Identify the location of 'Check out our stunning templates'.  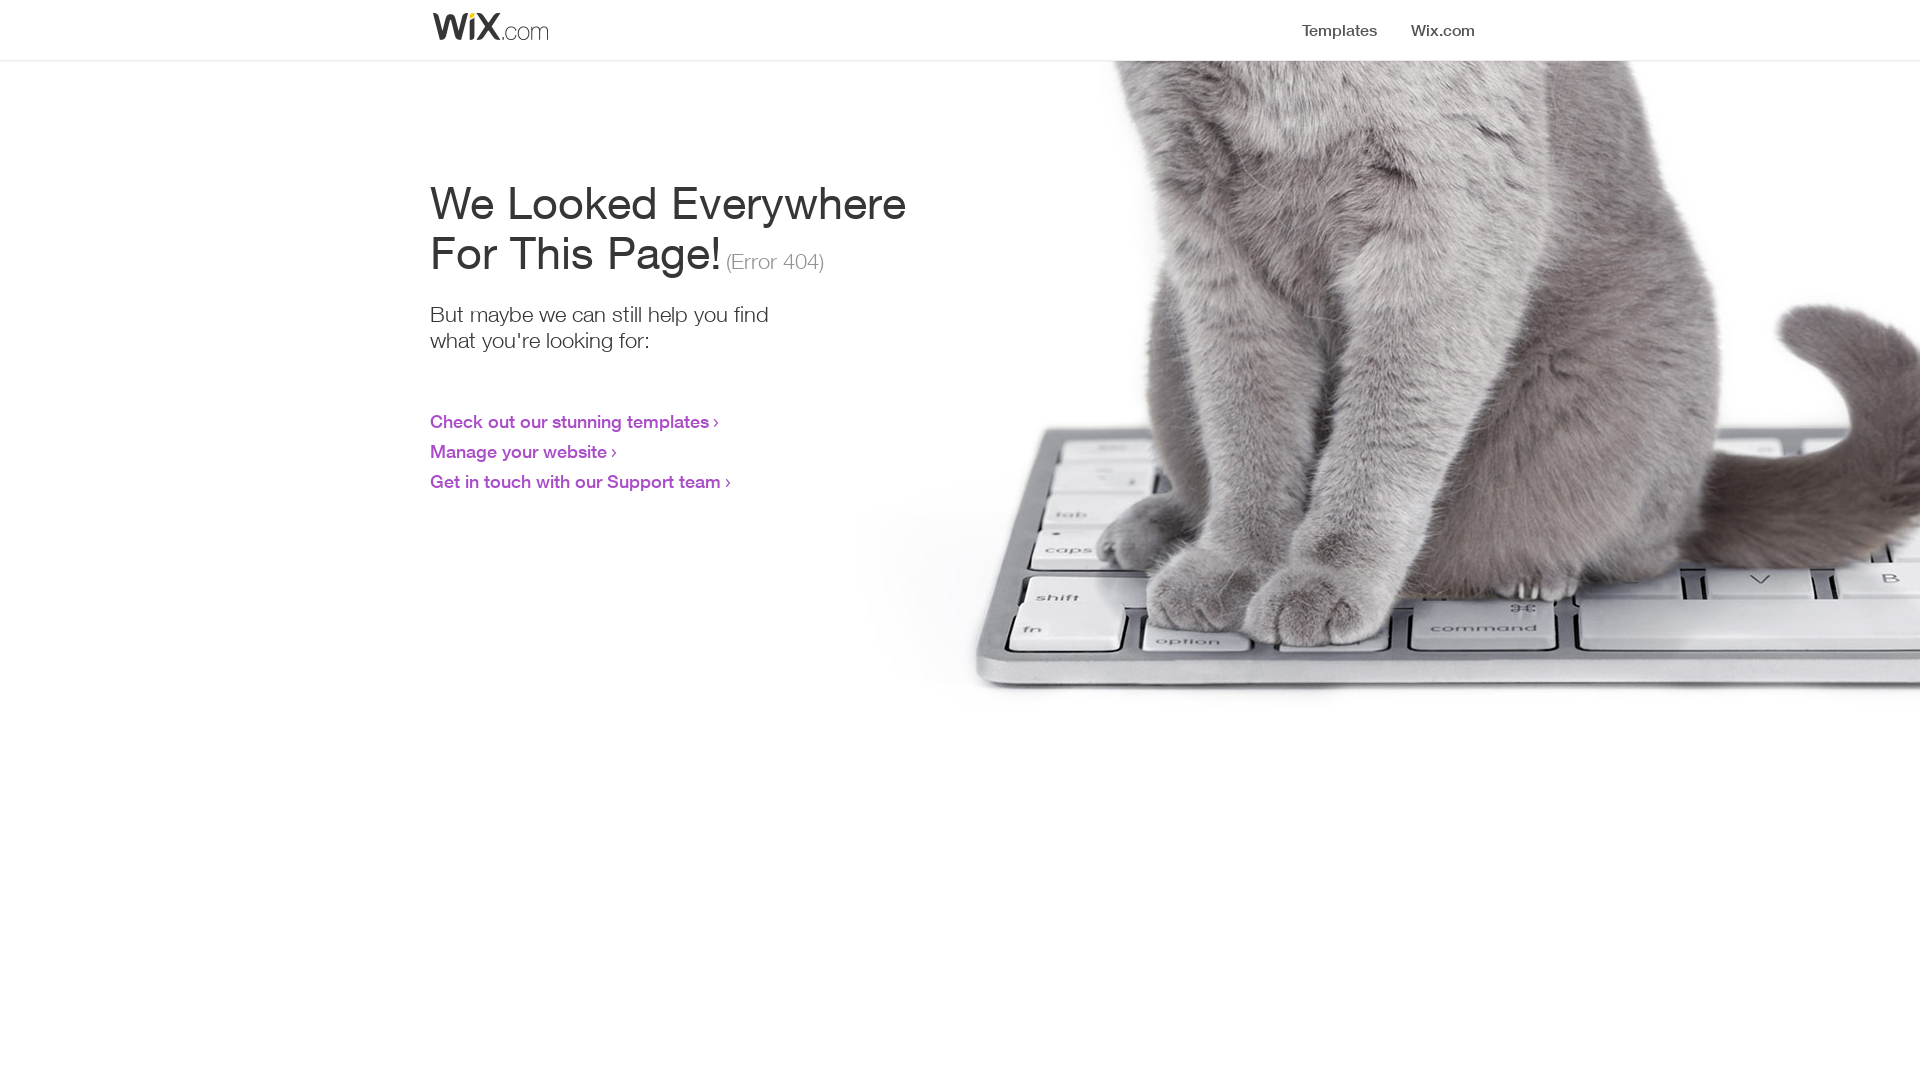
(568, 419).